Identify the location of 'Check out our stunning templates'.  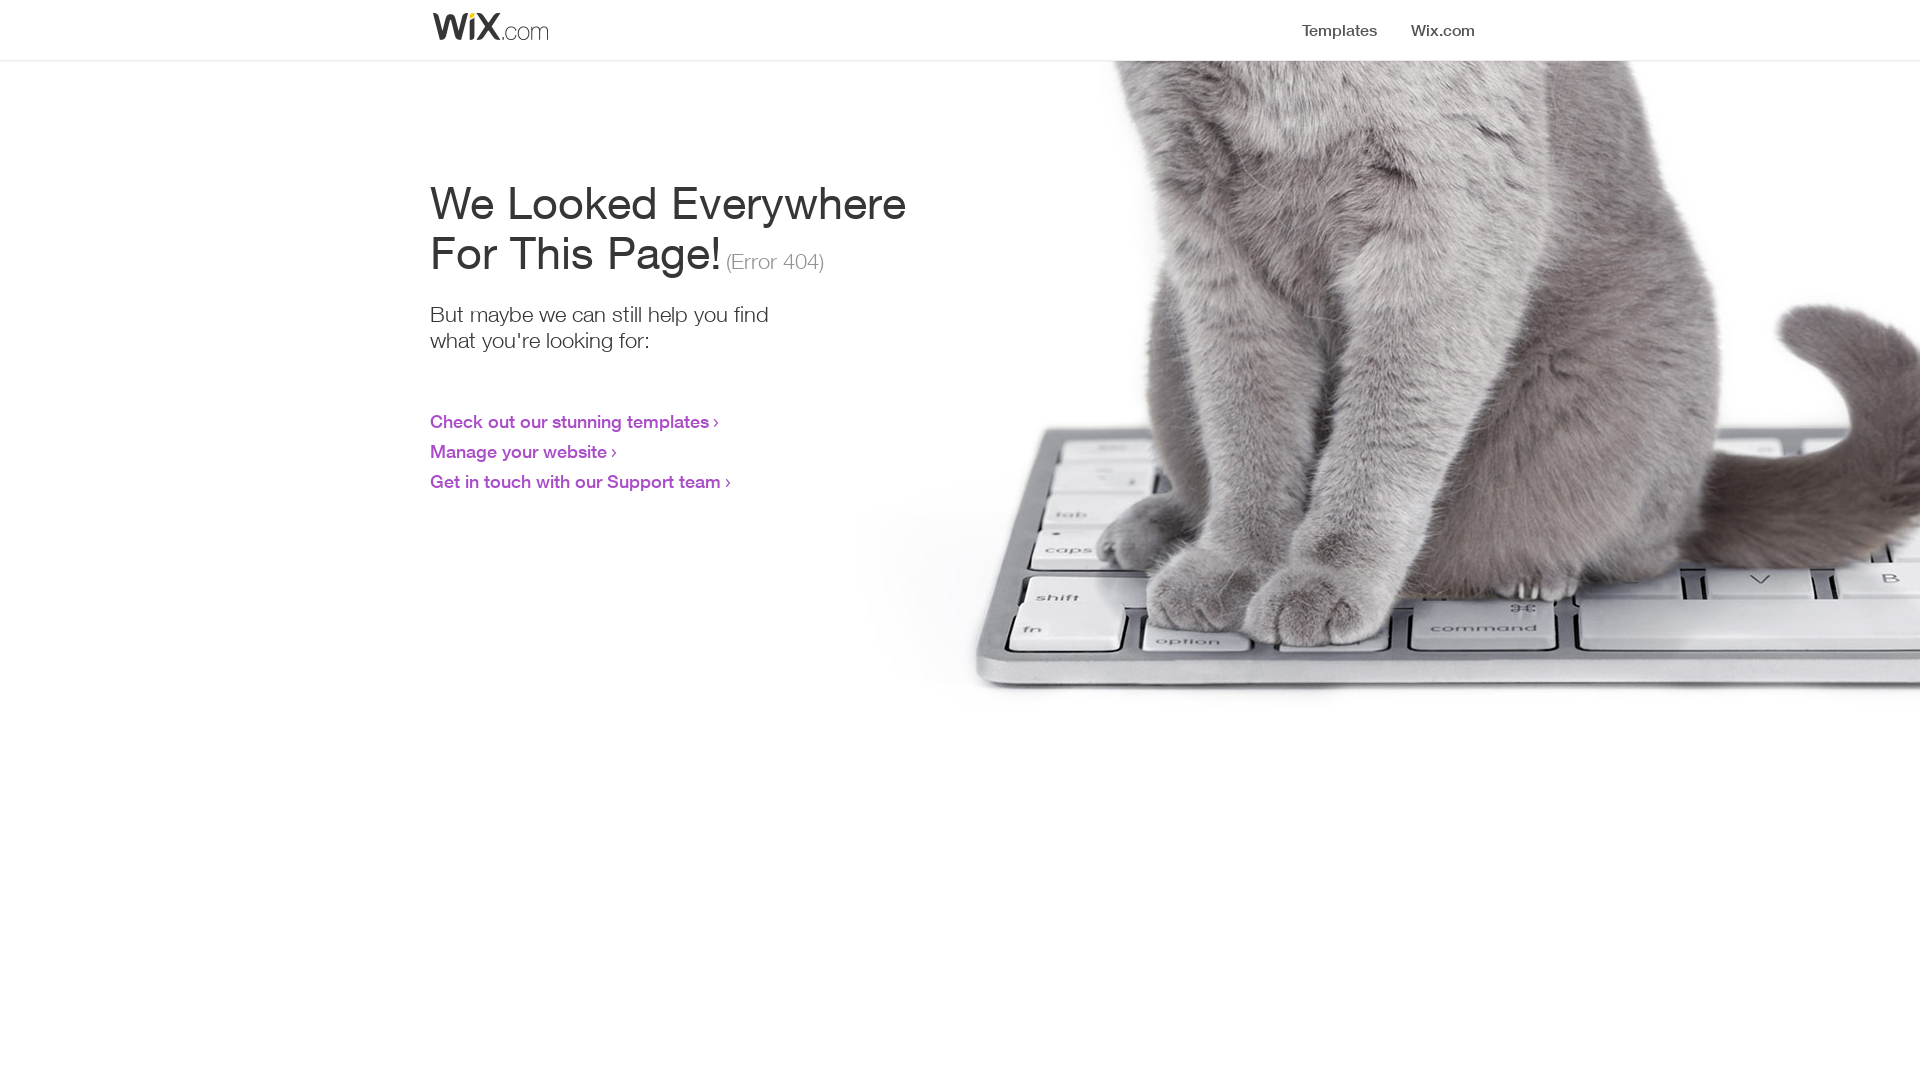
(568, 419).